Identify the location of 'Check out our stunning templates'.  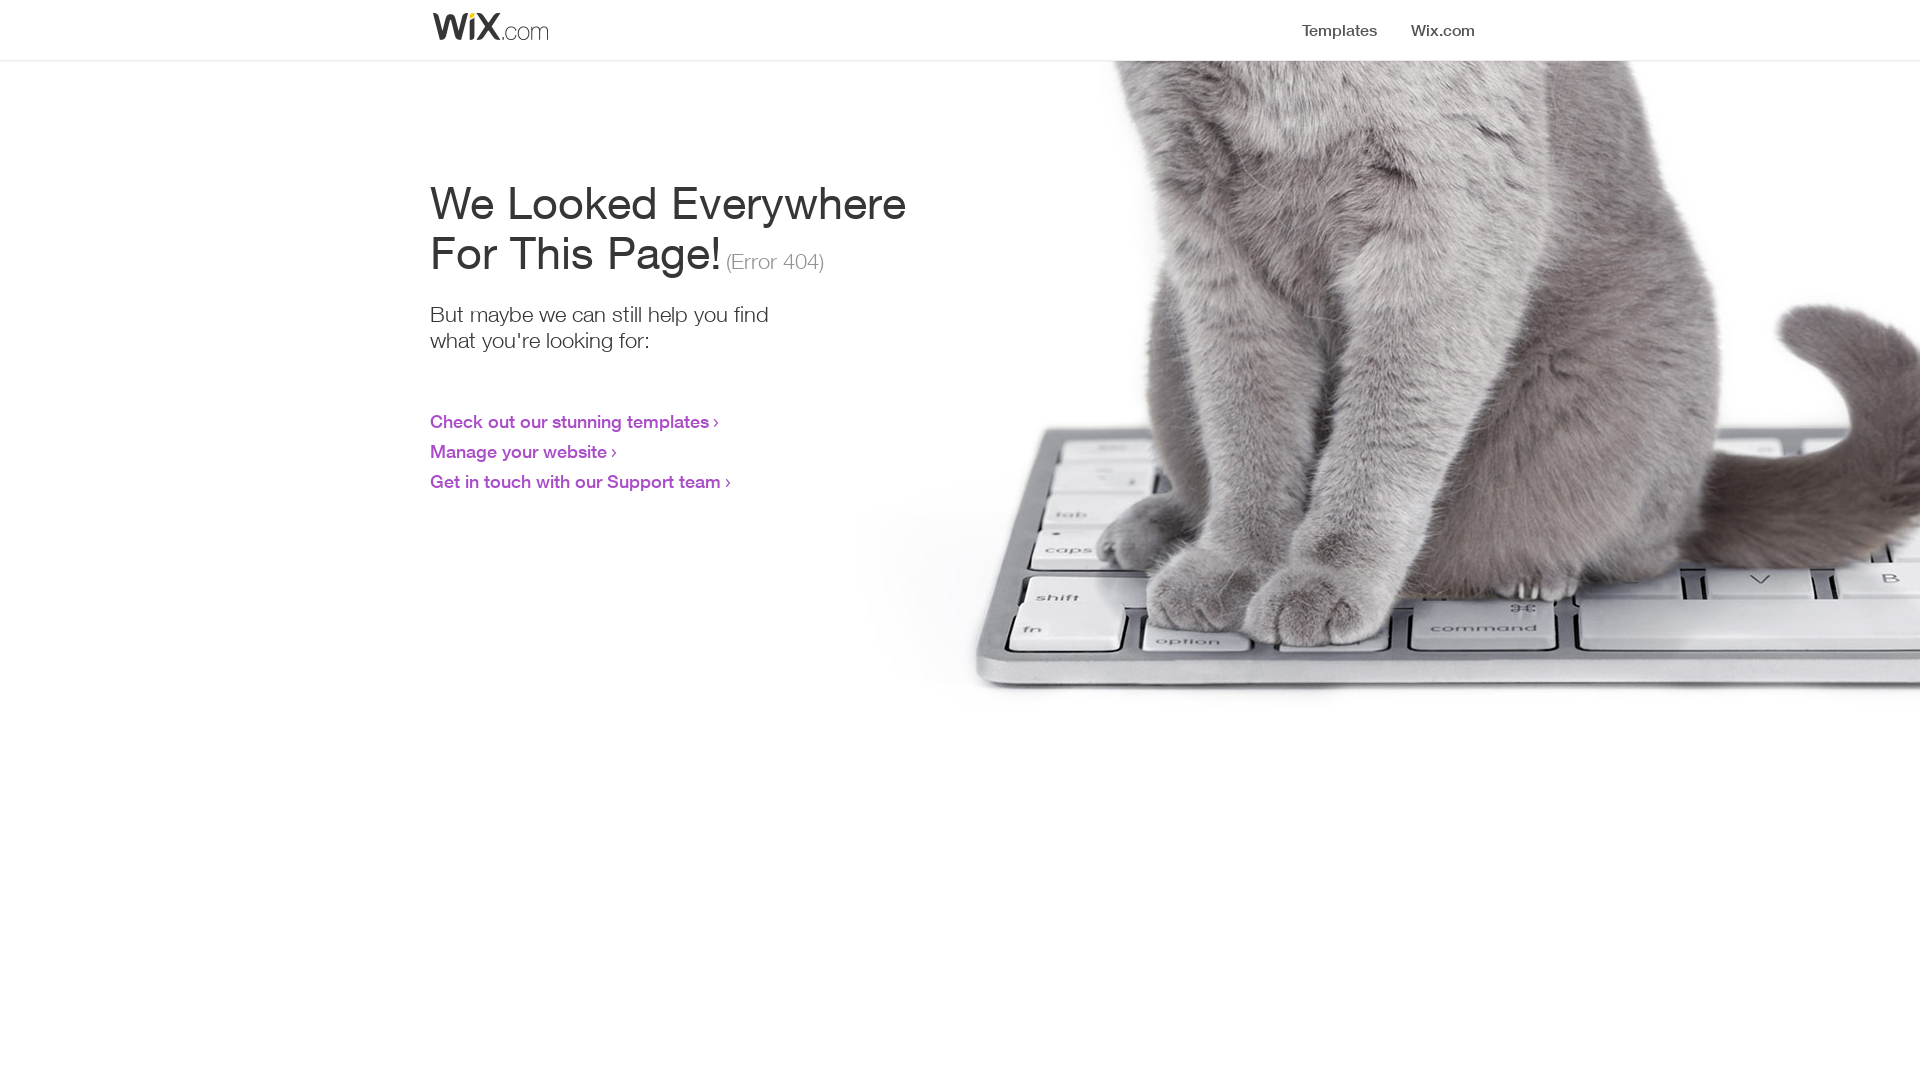
(568, 419).